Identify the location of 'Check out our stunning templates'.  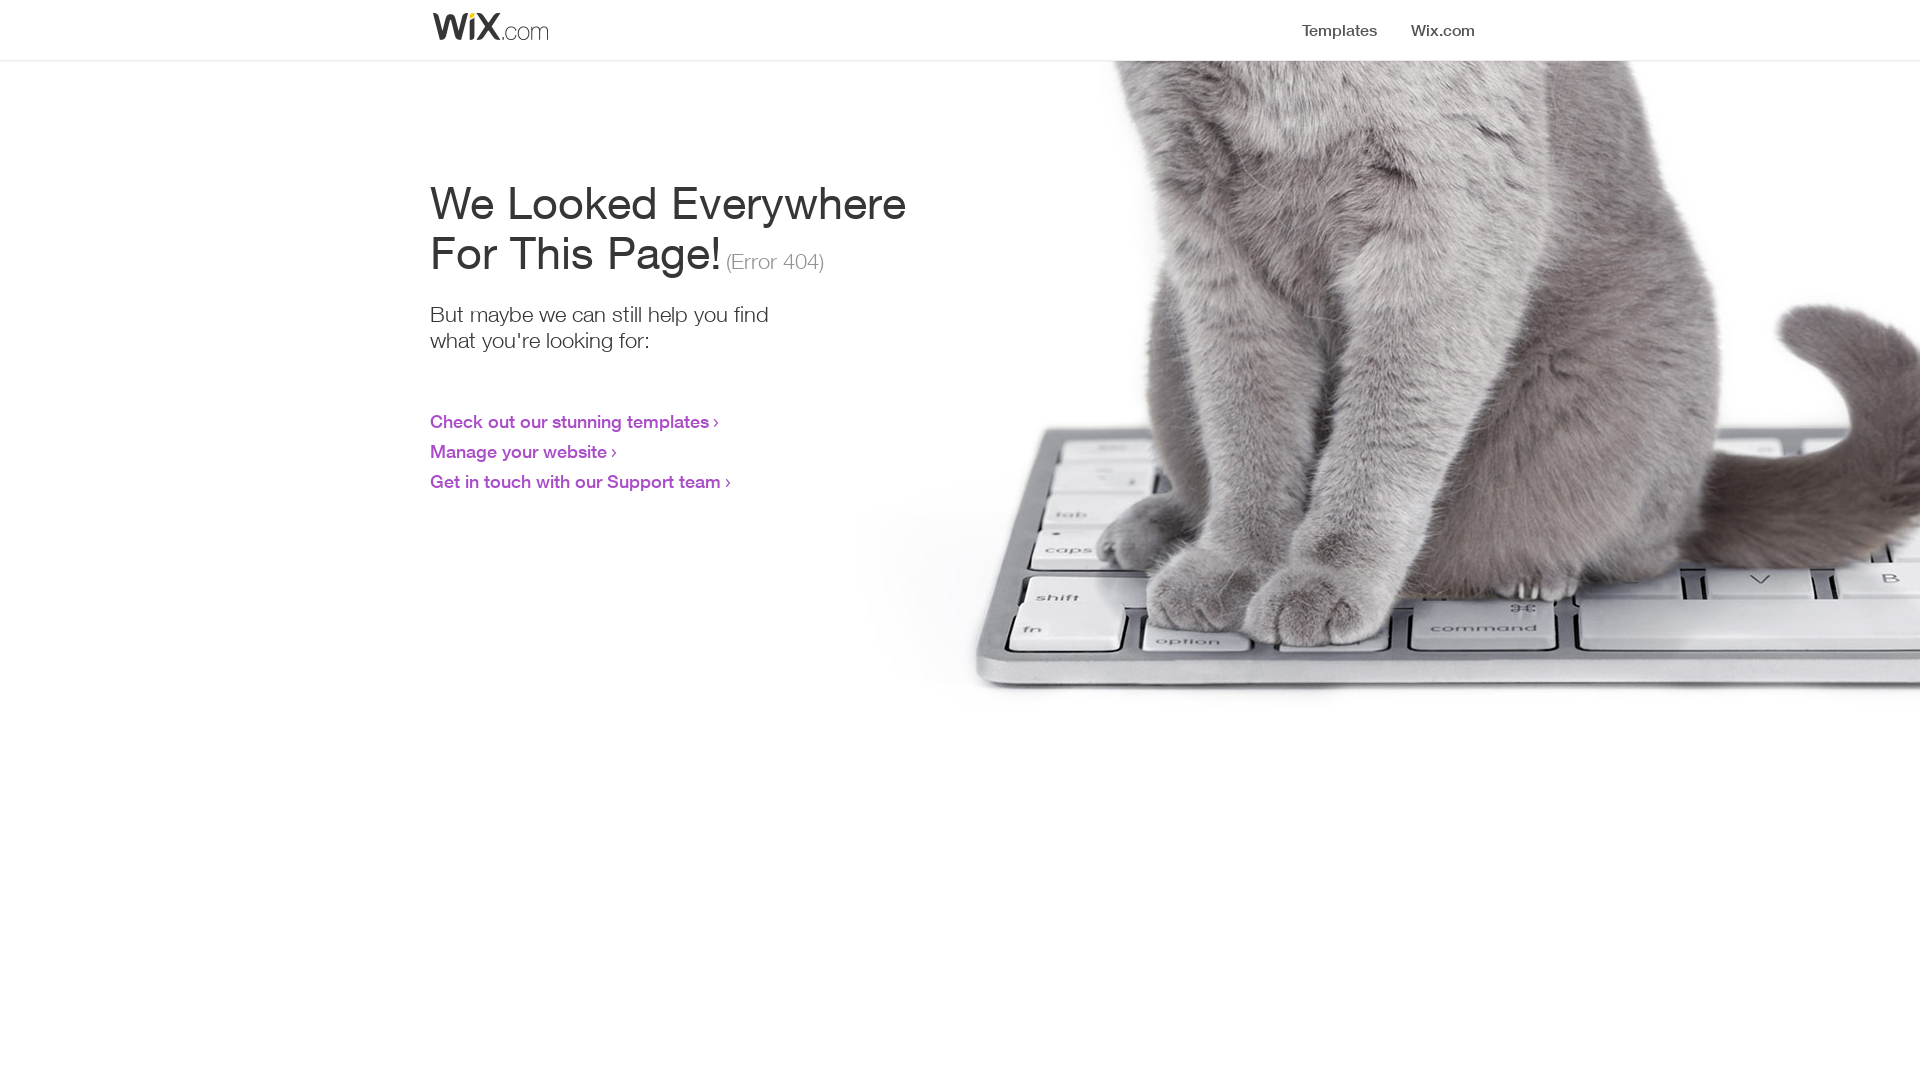
(568, 419).